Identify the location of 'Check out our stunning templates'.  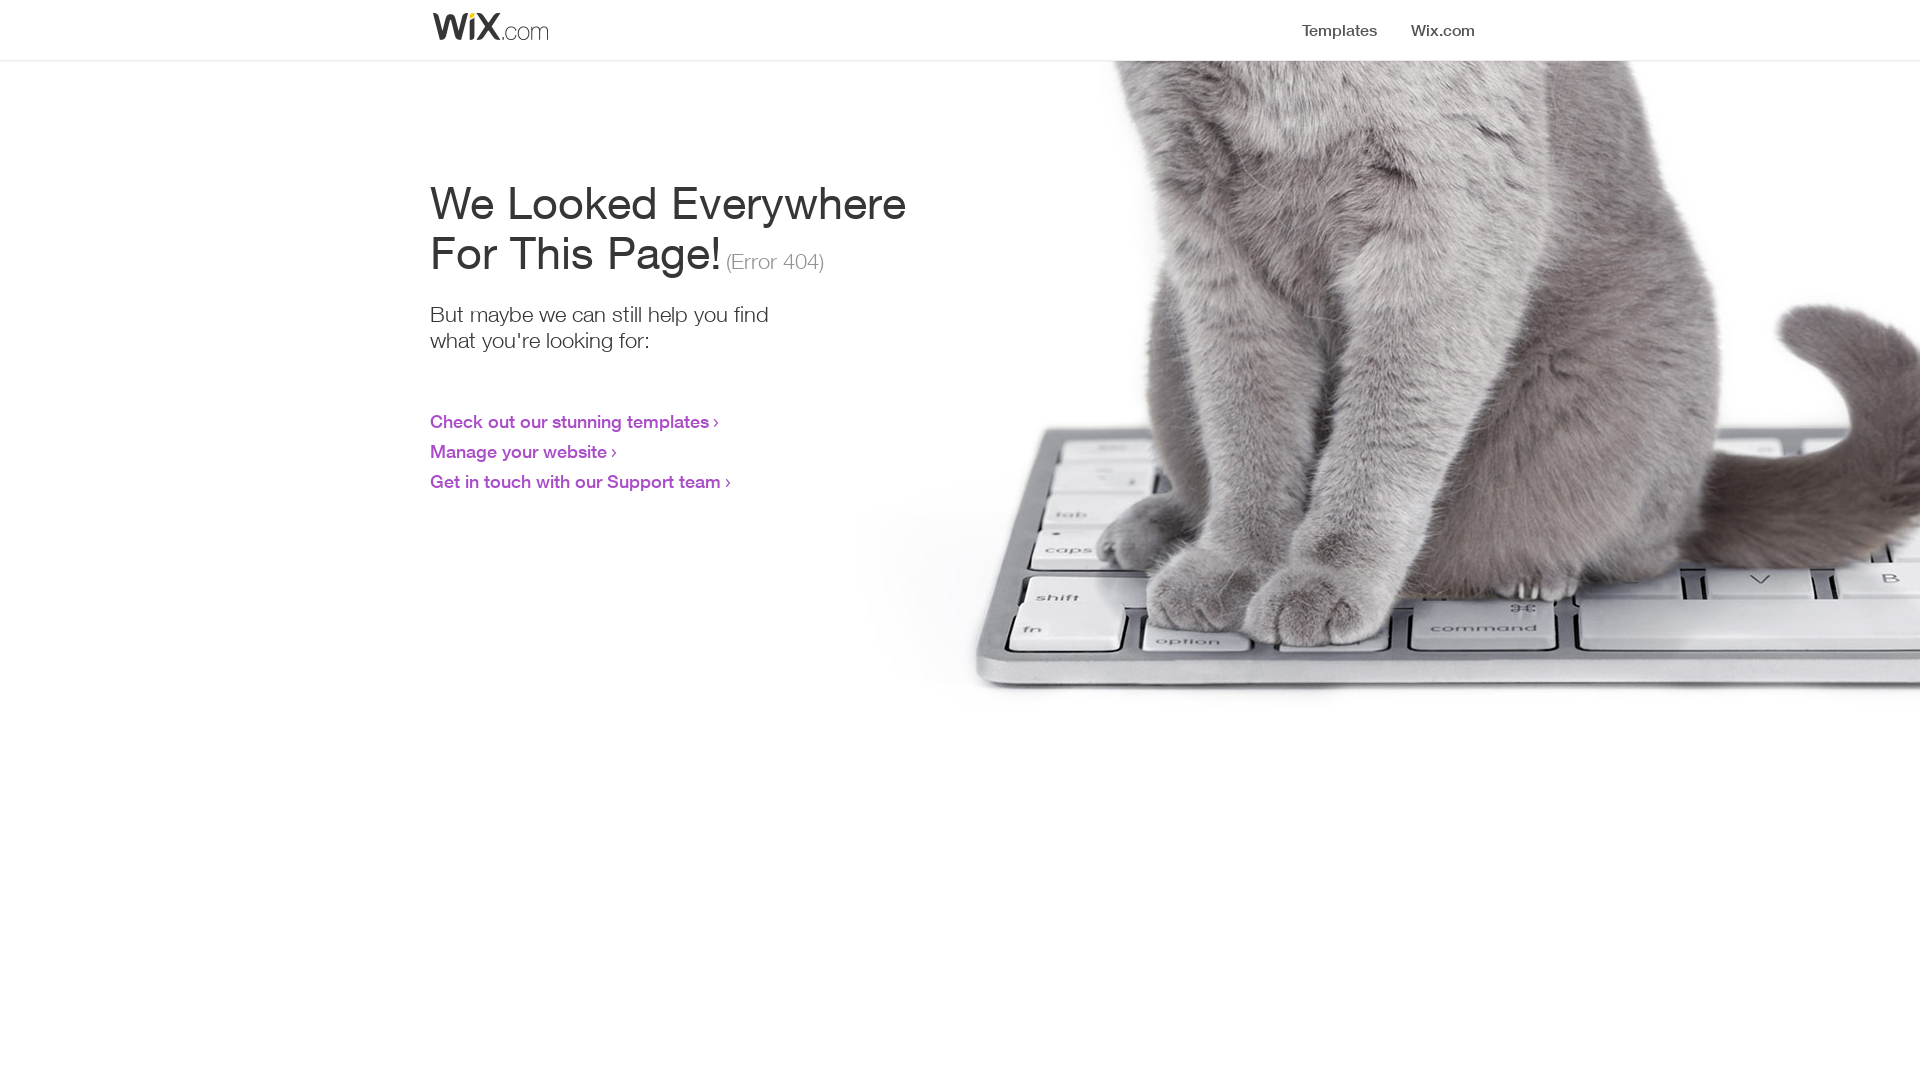
(568, 419).